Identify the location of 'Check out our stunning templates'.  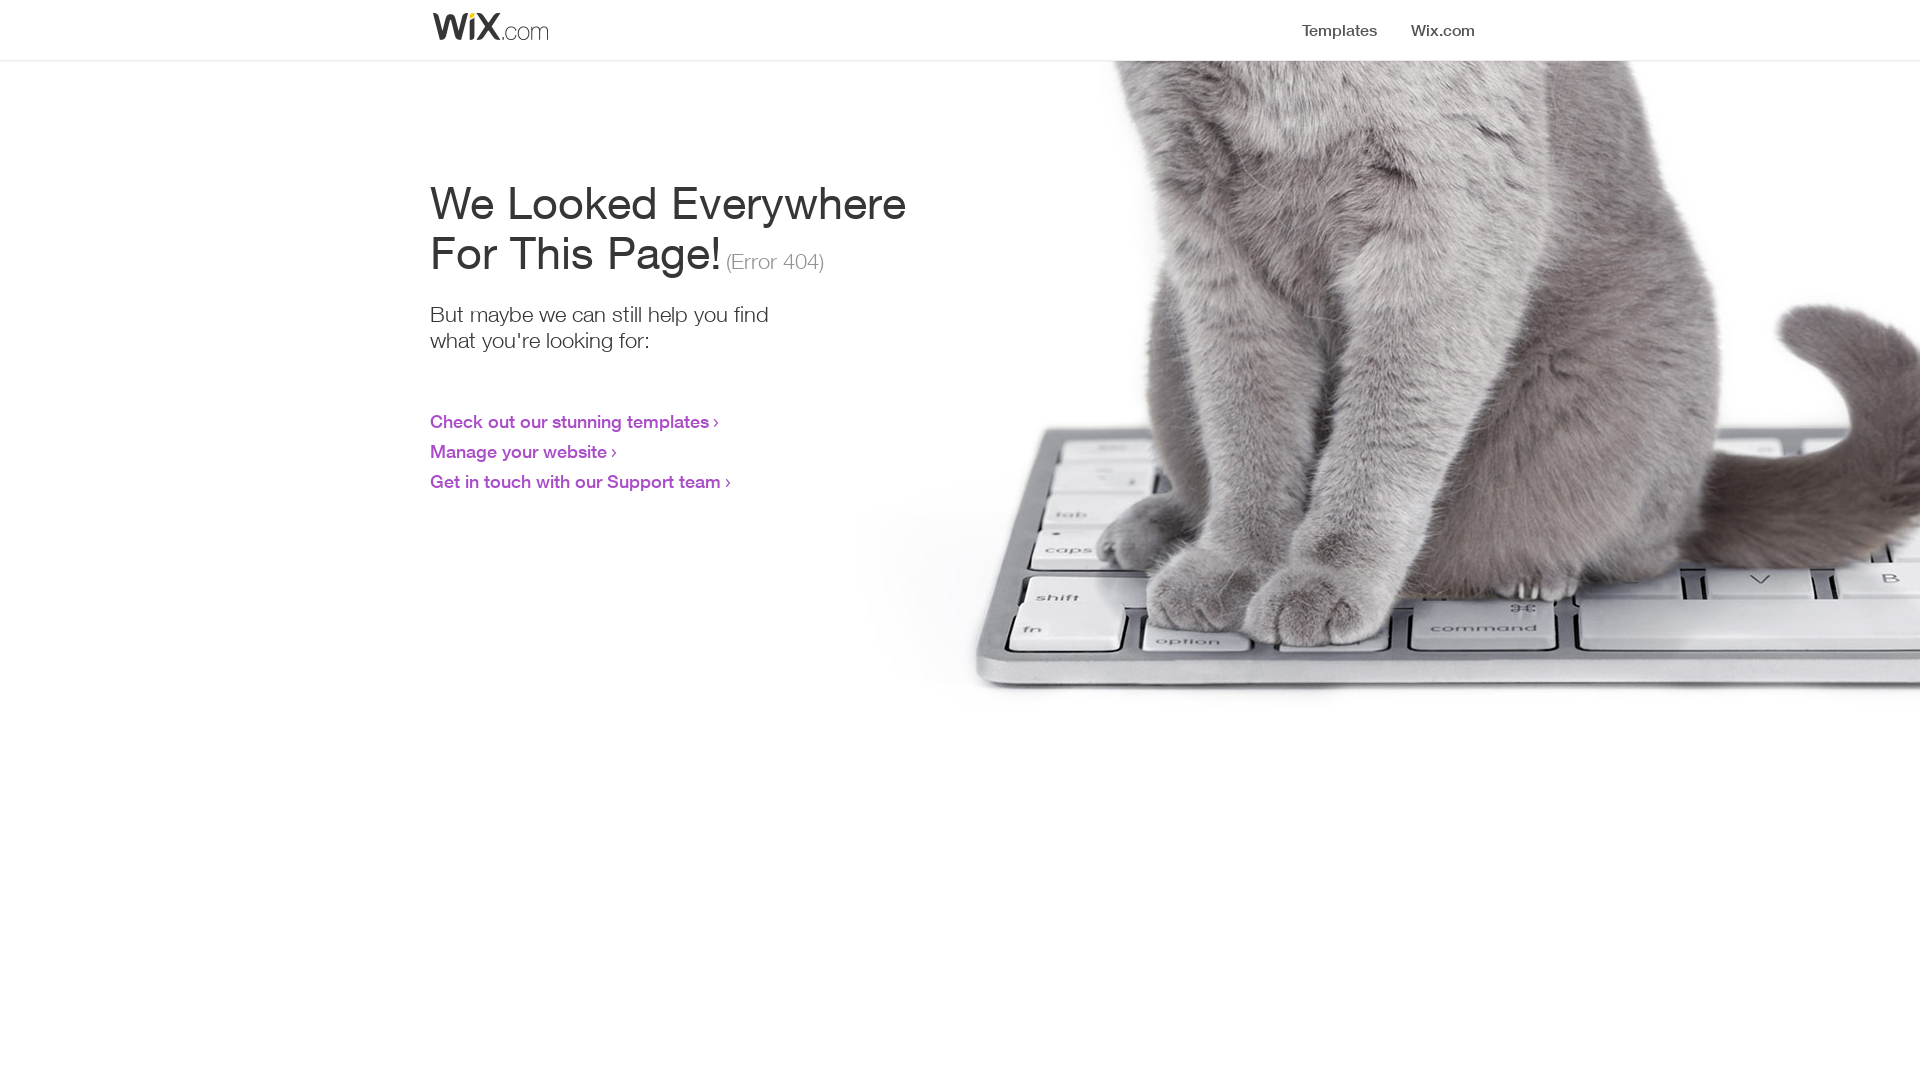
(568, 419).